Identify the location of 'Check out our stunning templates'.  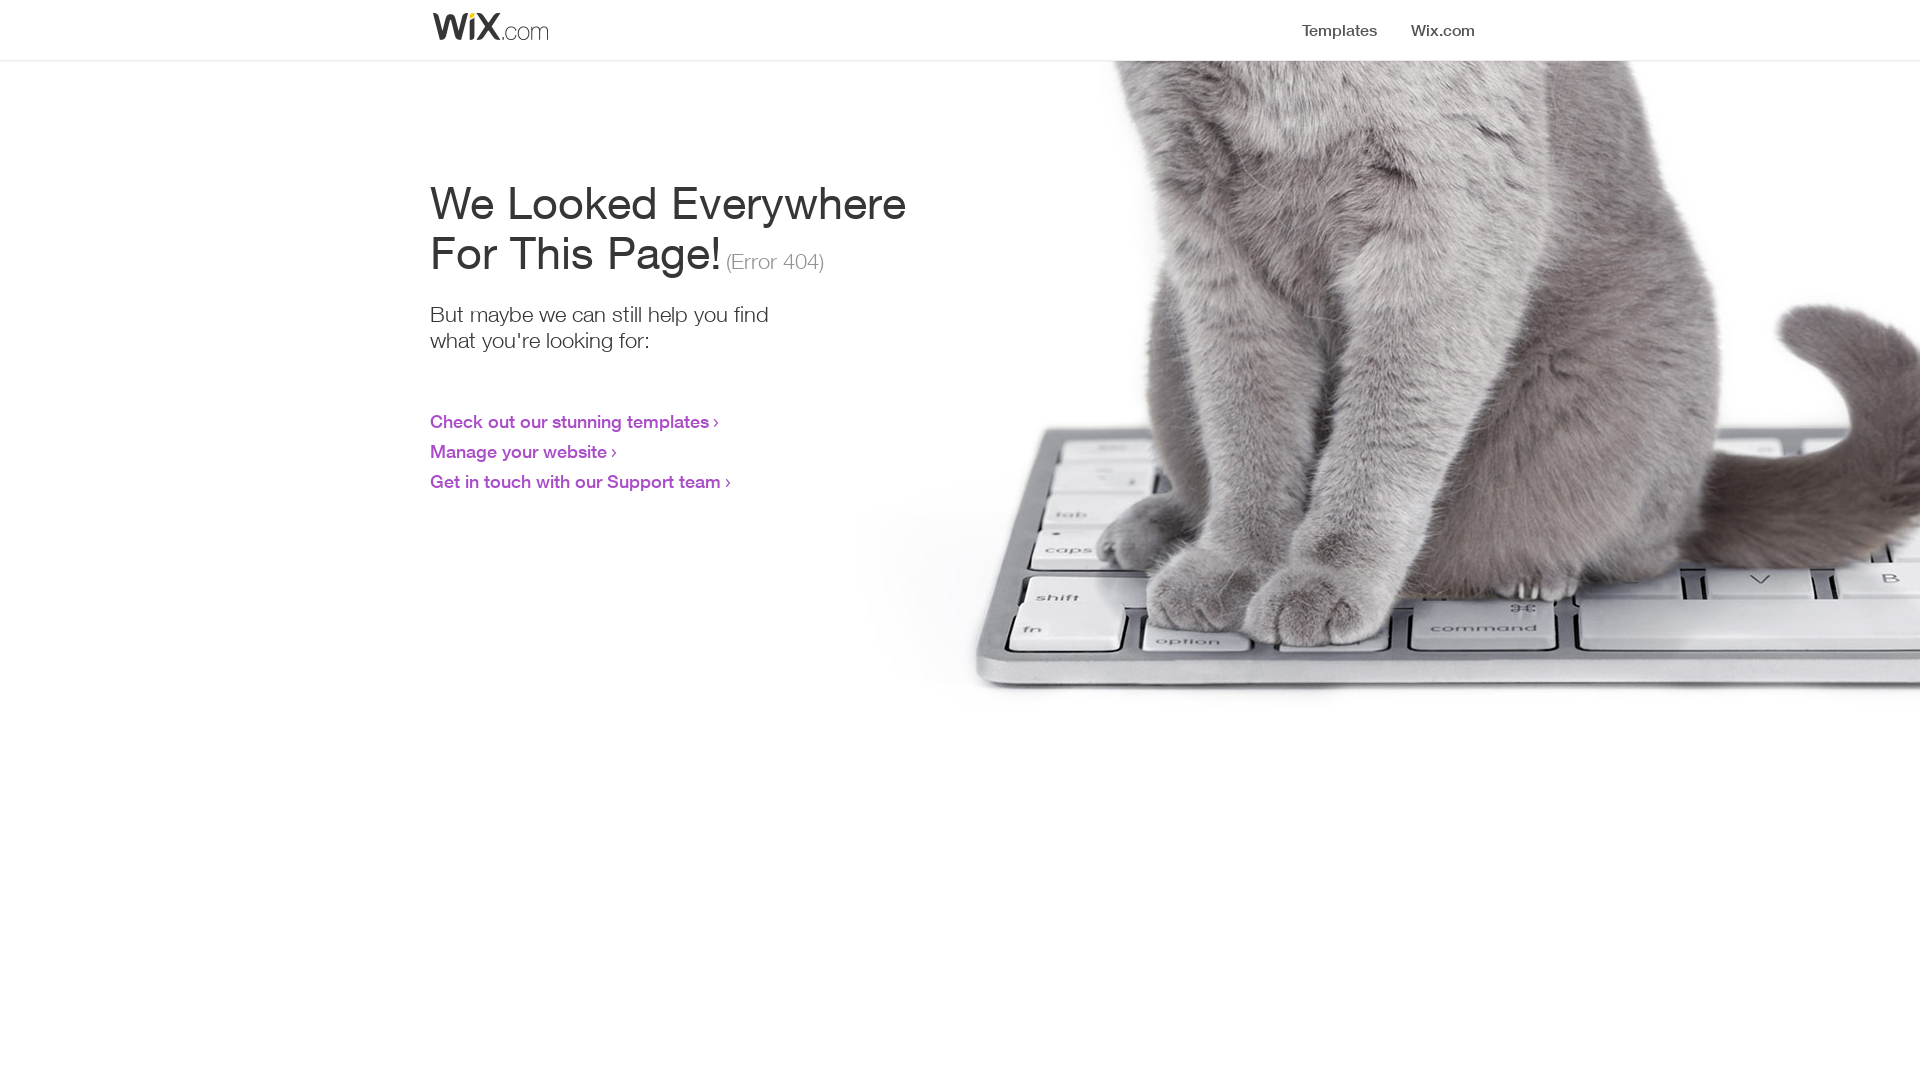
(568, 419).